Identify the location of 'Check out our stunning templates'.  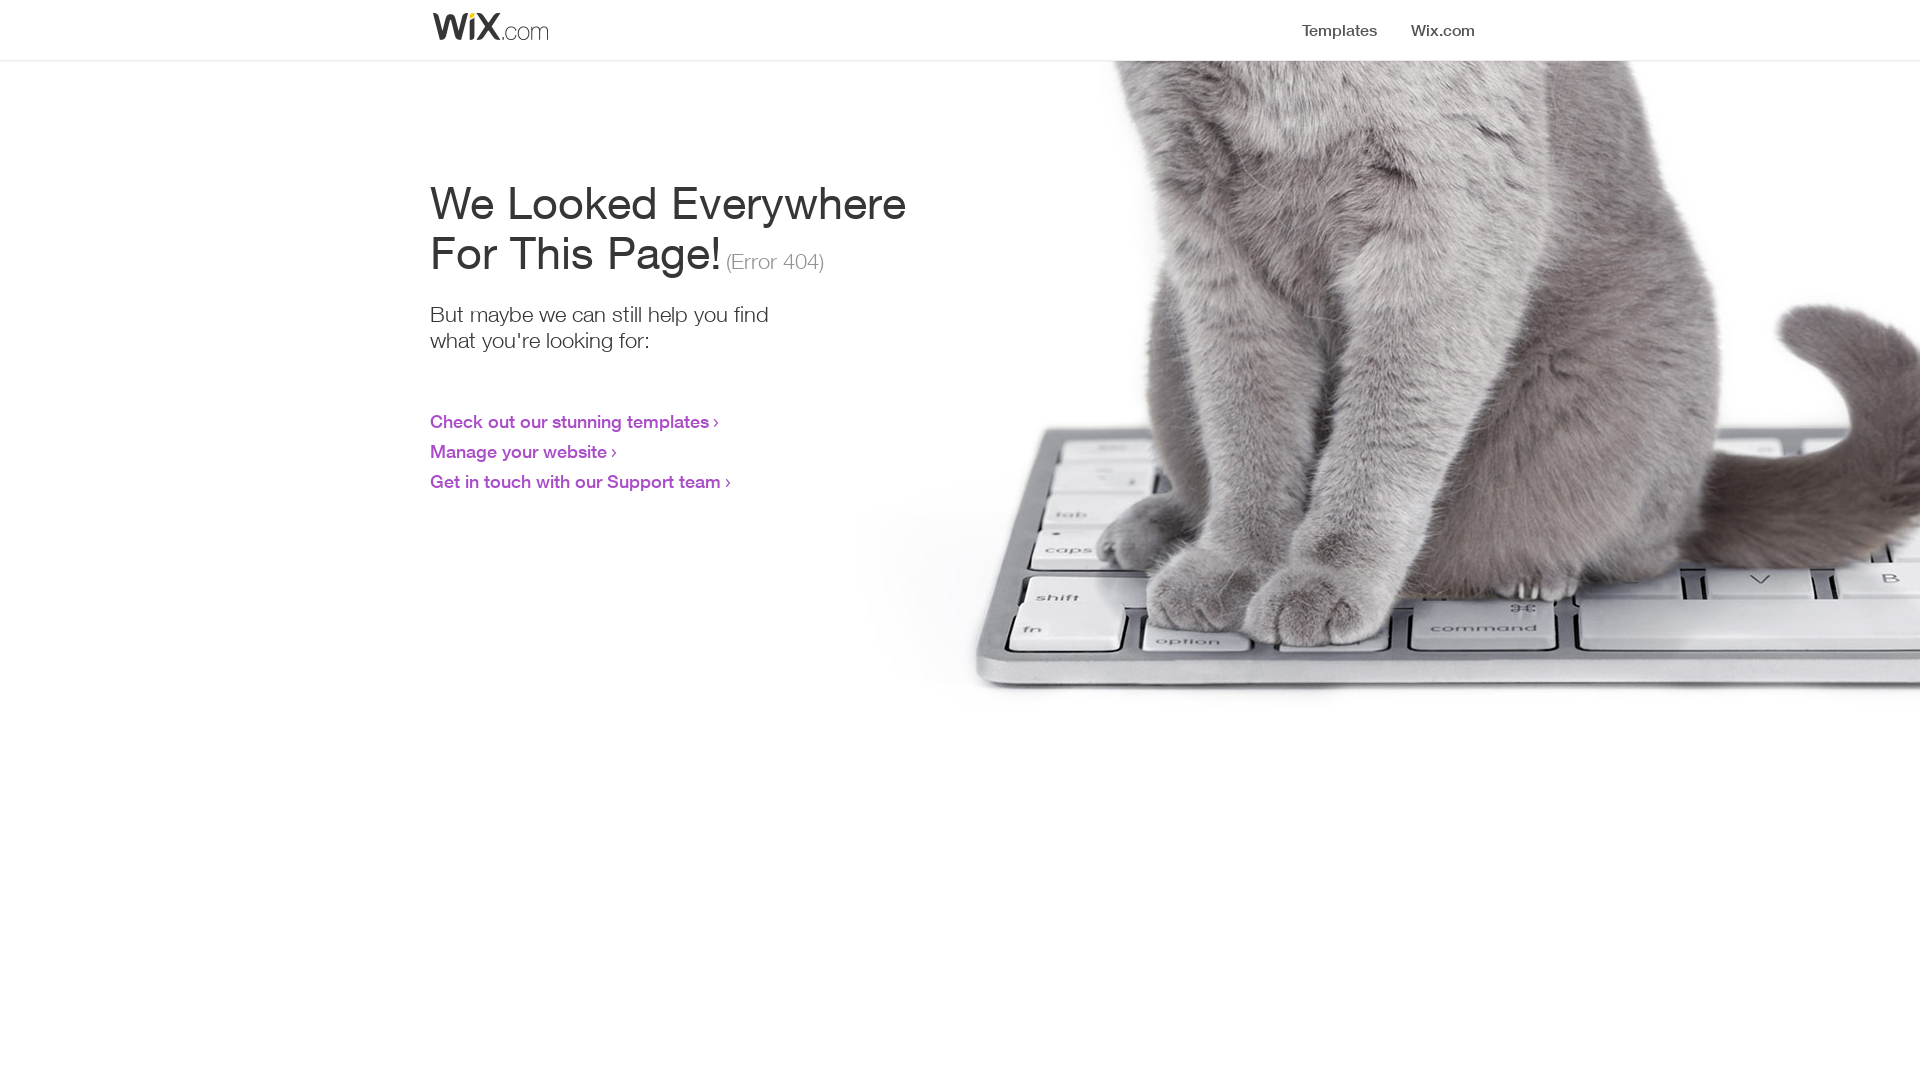
(568, 419).